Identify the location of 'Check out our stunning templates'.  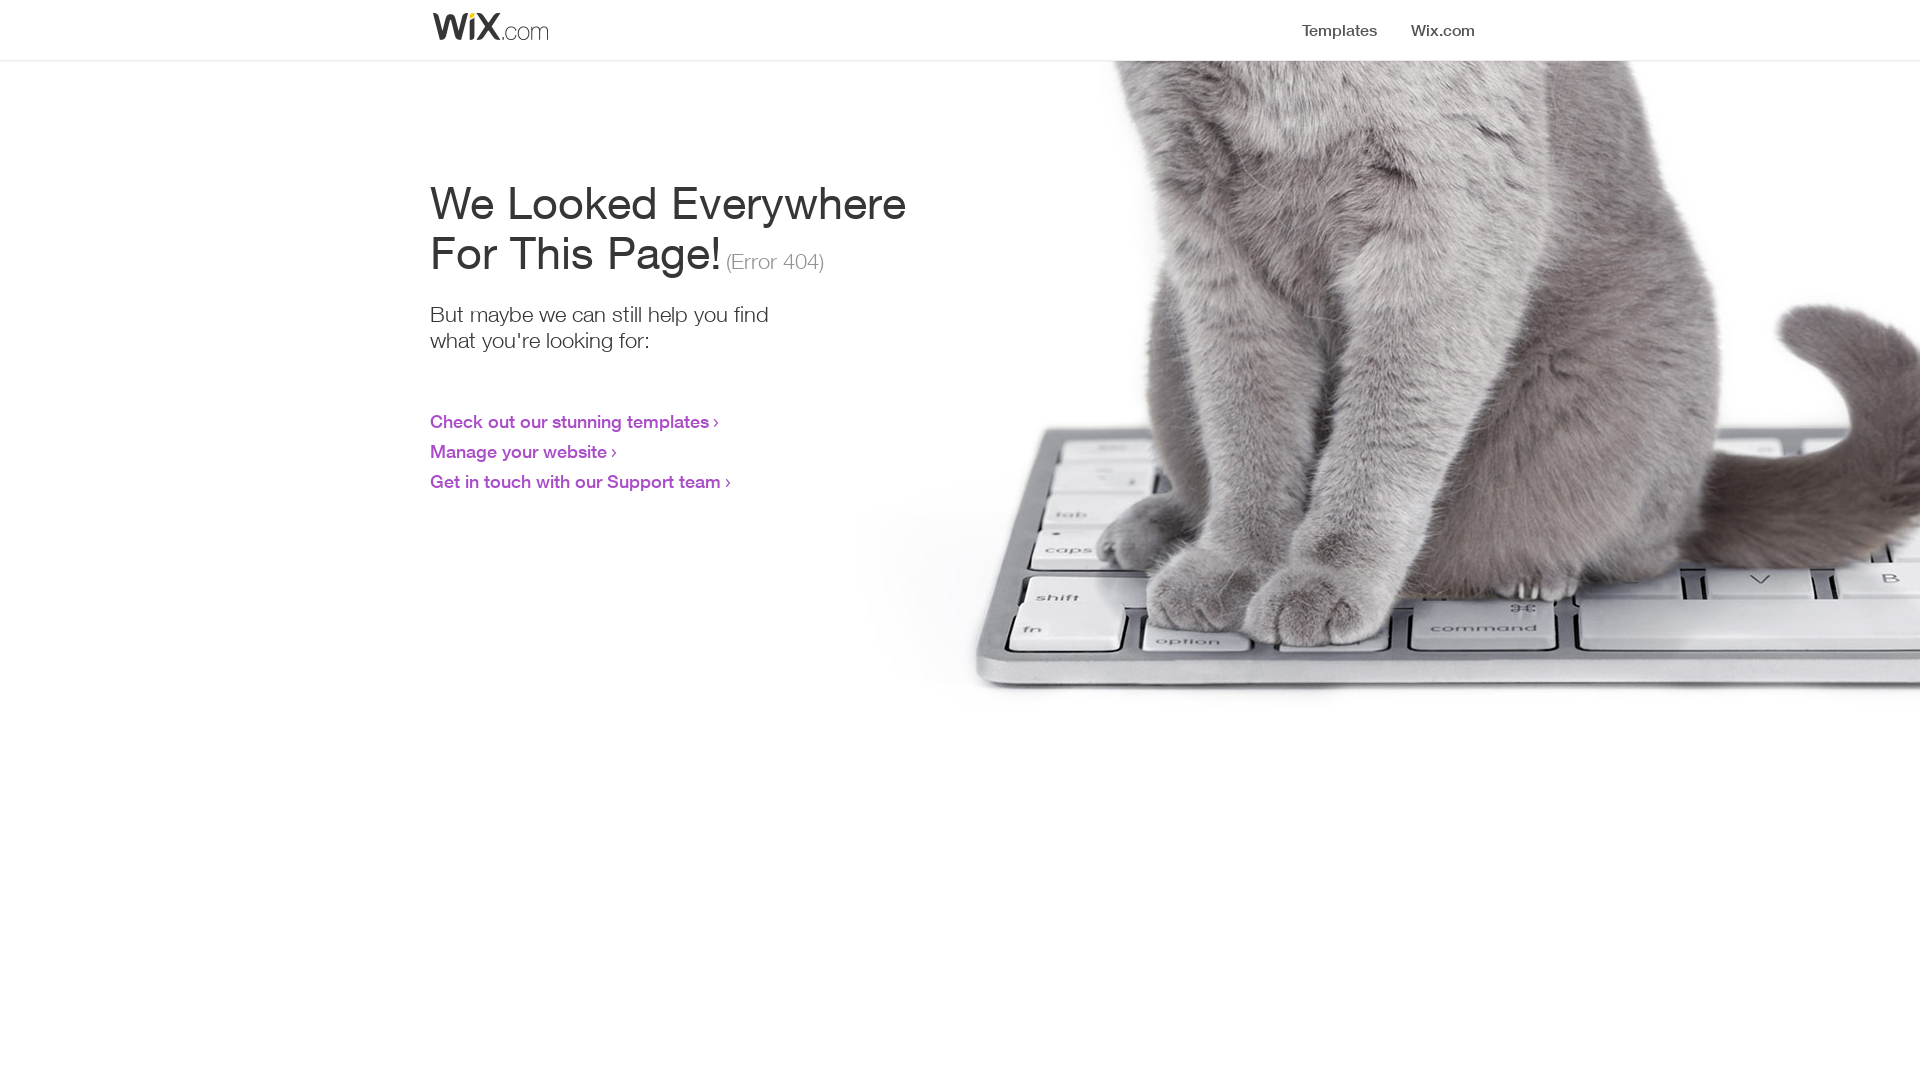
(568, 419).